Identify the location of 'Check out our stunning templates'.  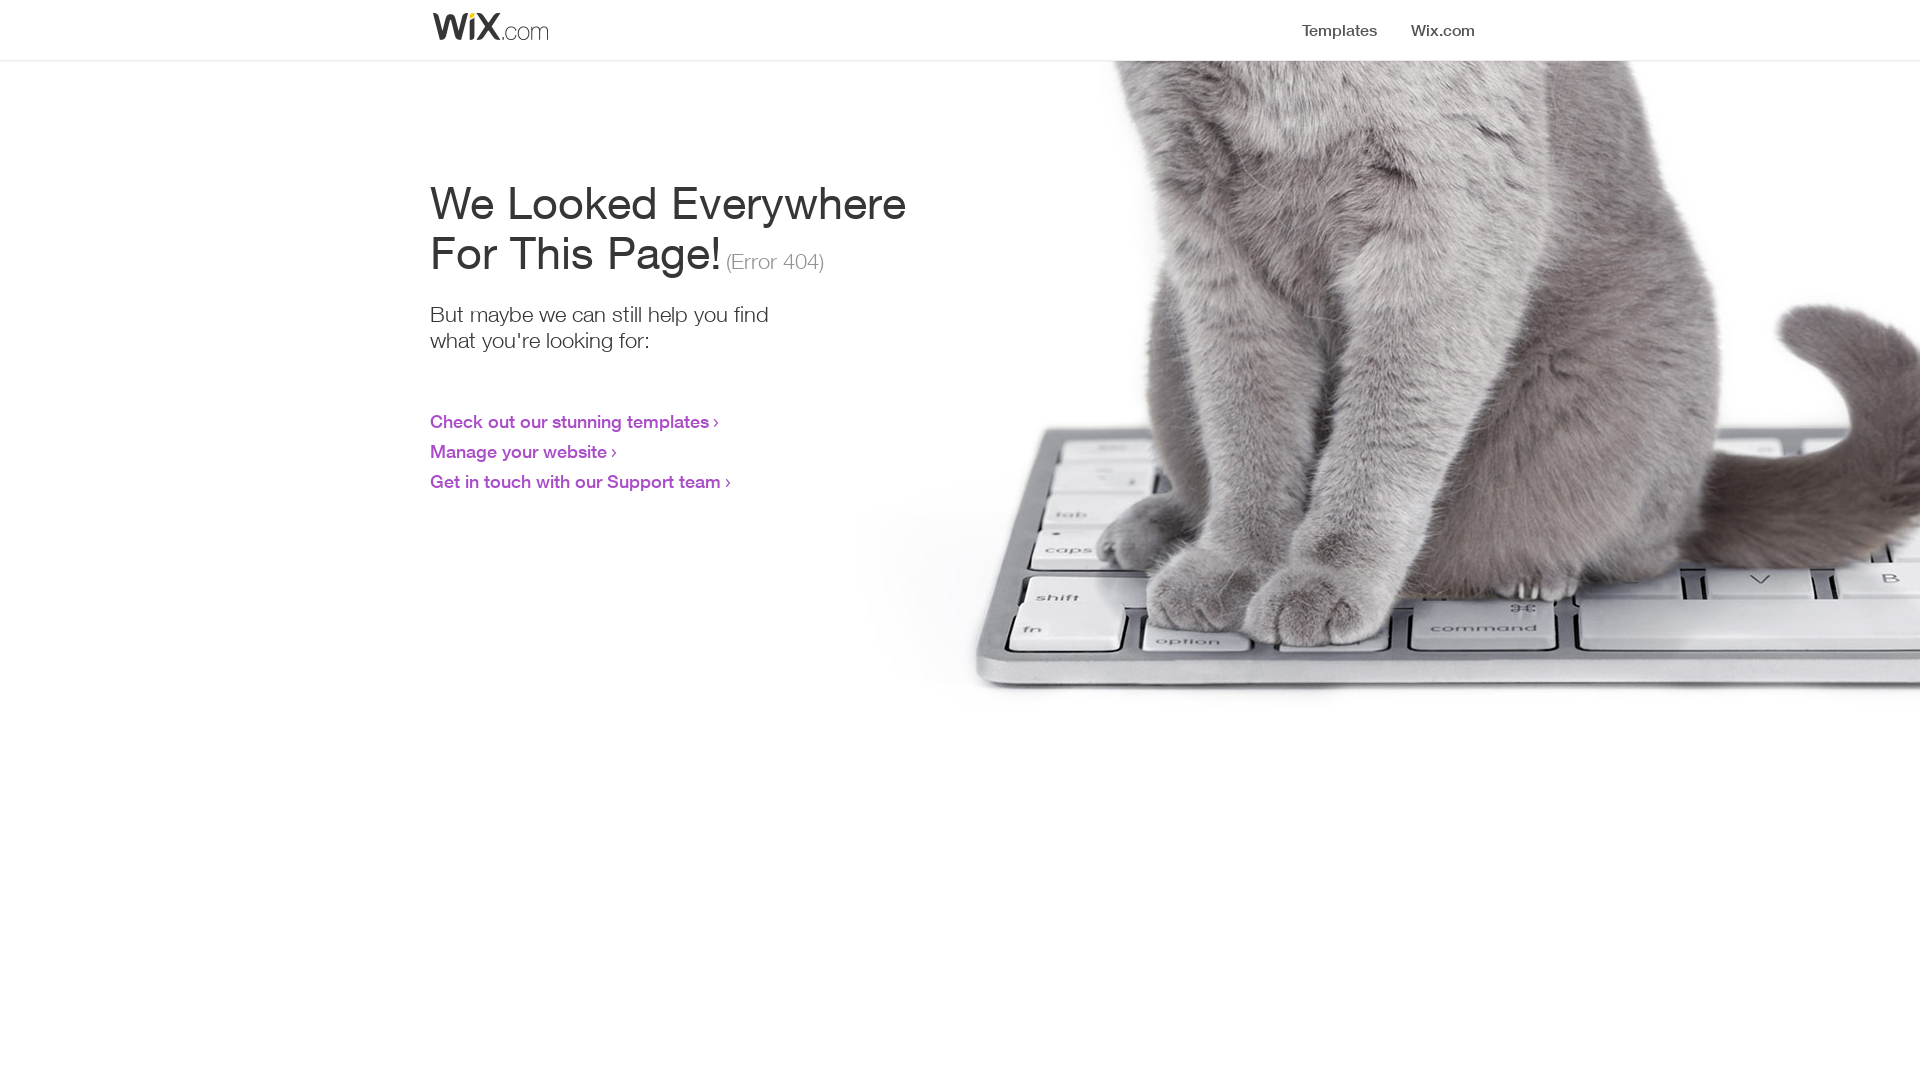
(568, 419).